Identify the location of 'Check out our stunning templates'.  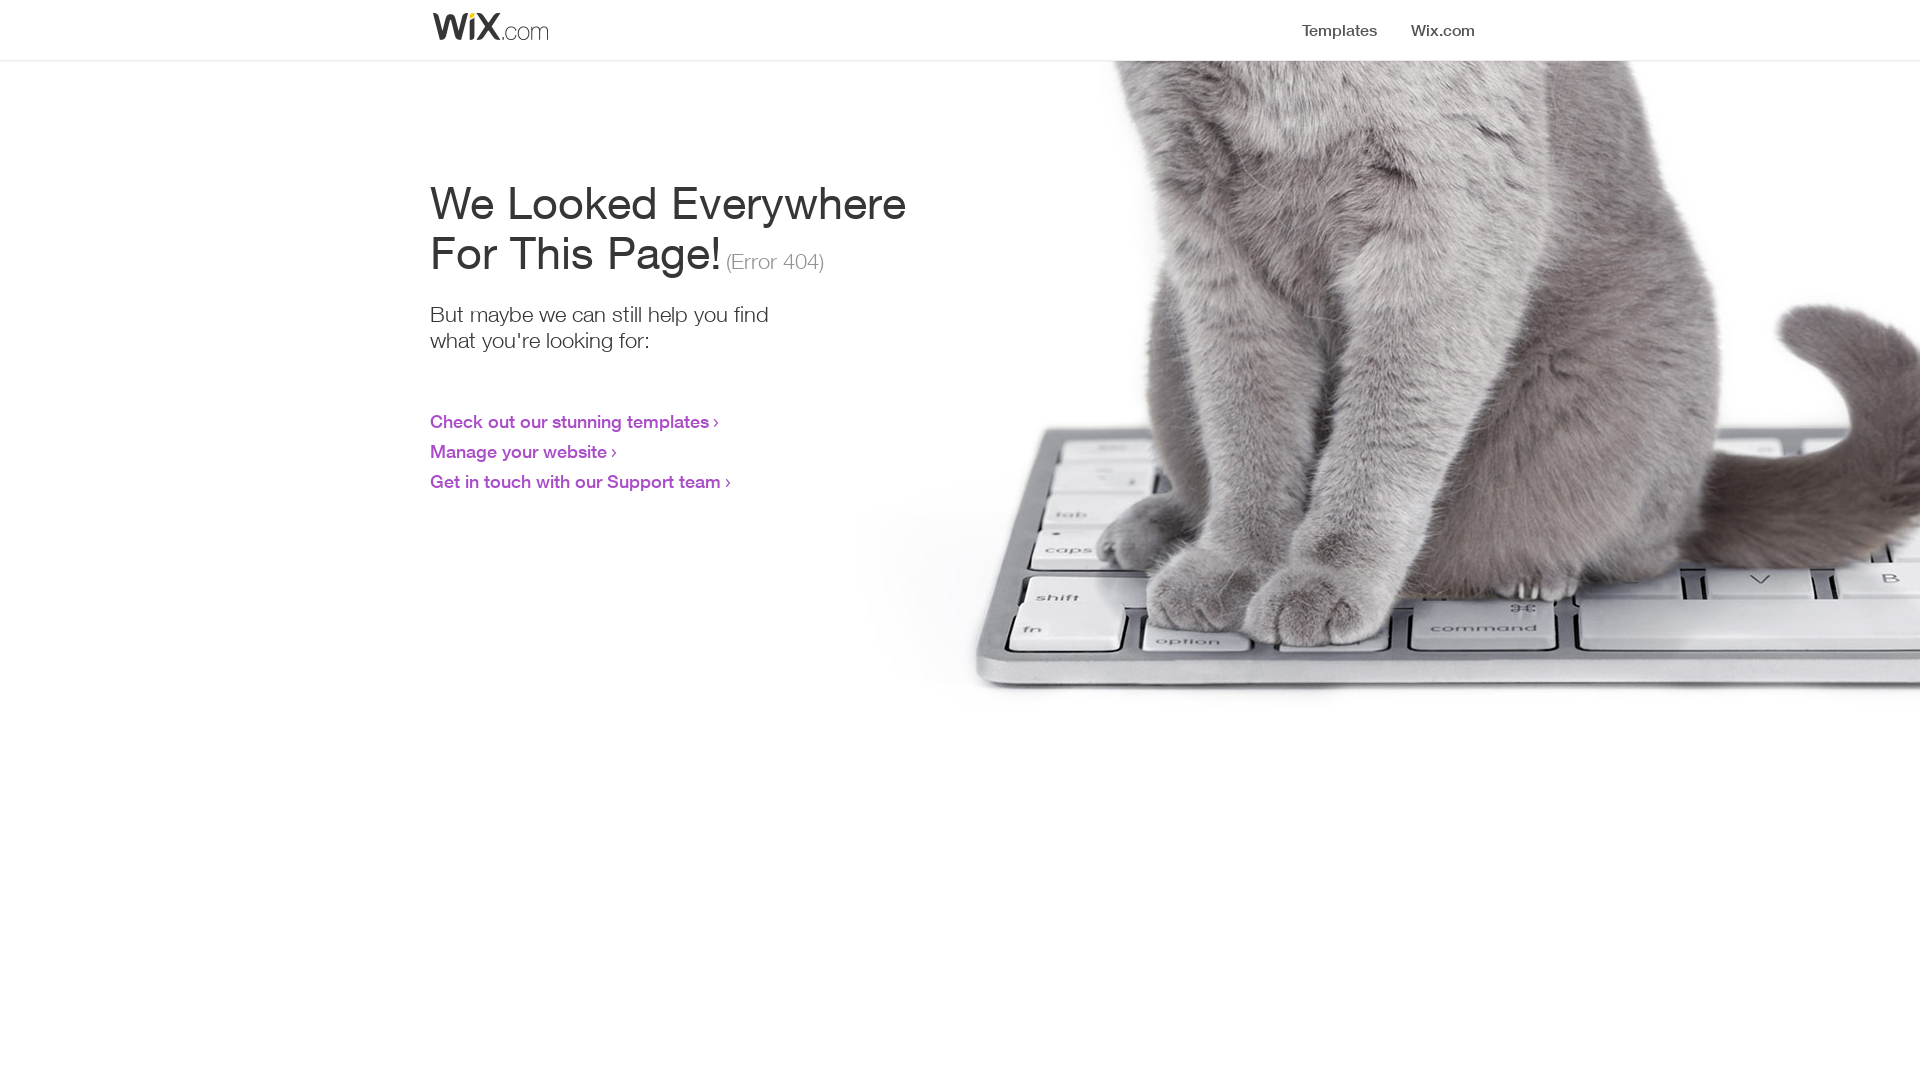
(568, 419).